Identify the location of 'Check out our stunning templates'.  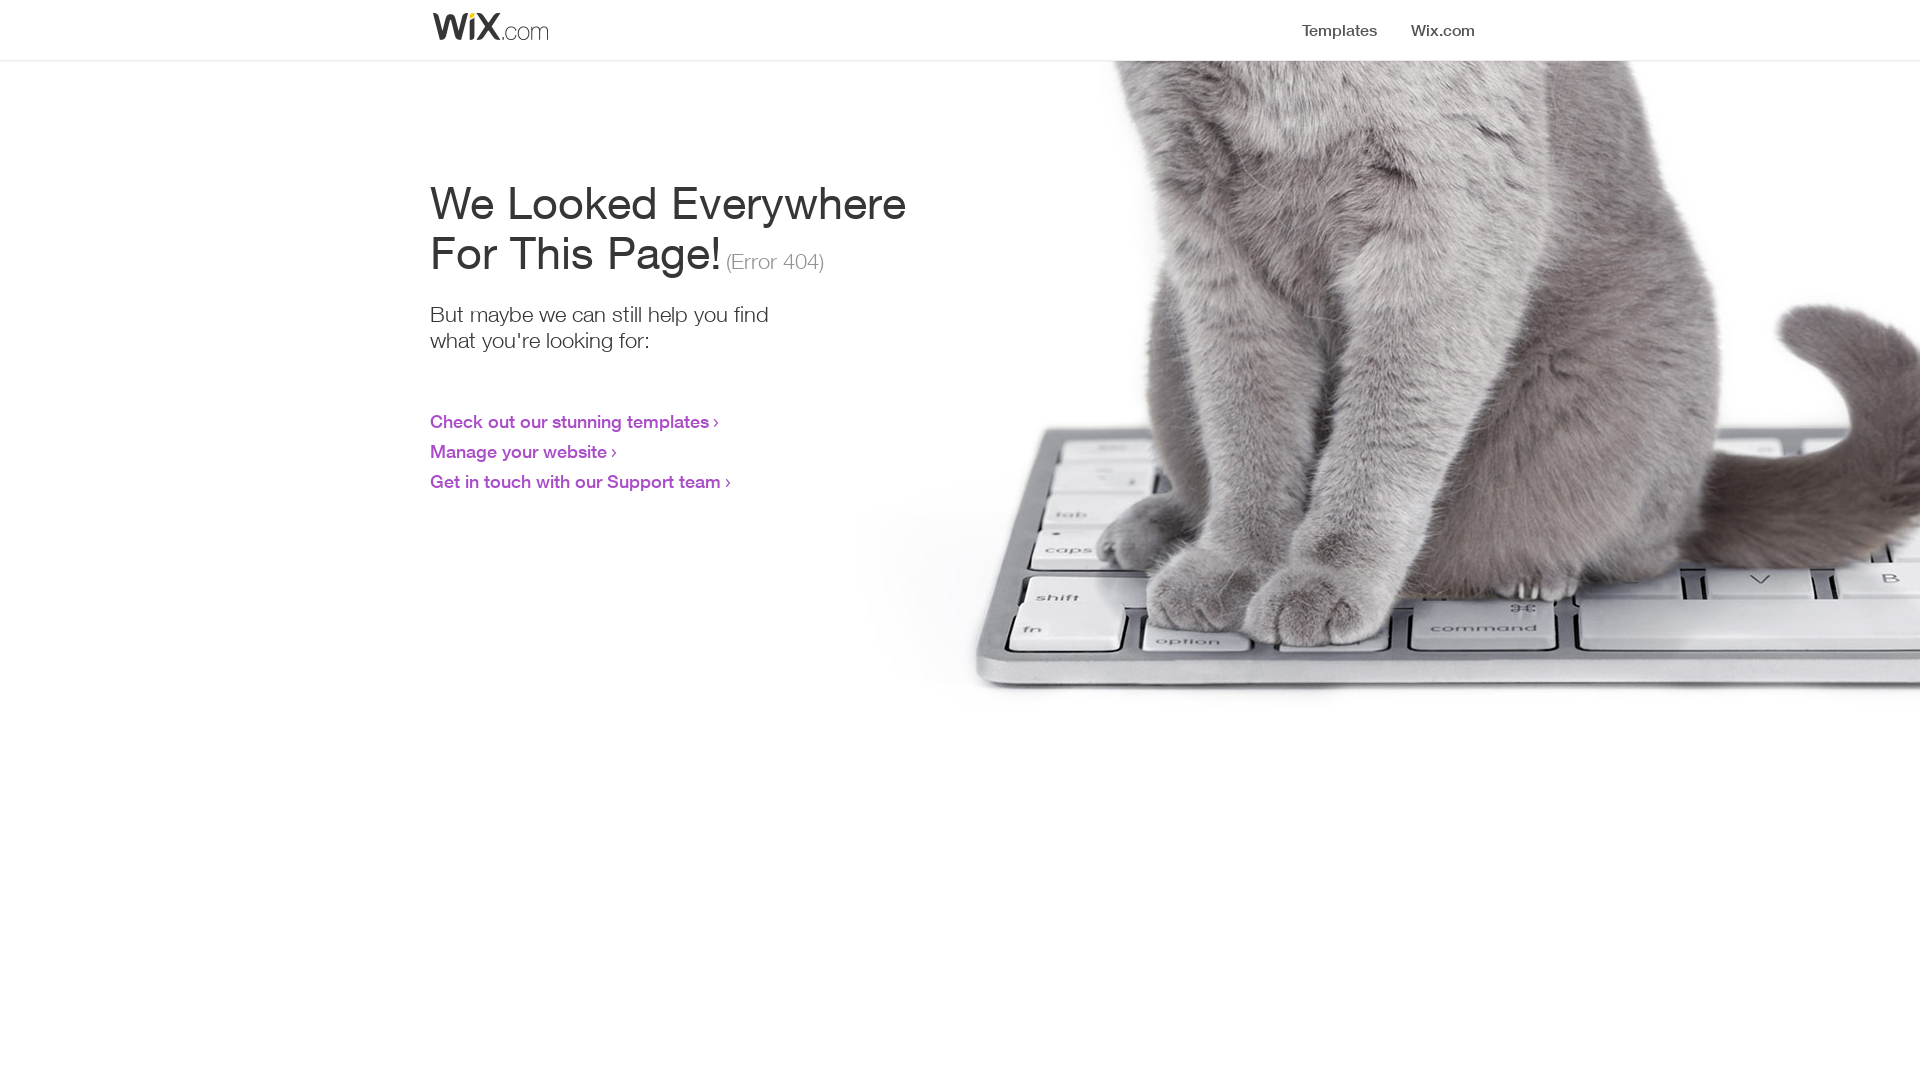
(568, 419).